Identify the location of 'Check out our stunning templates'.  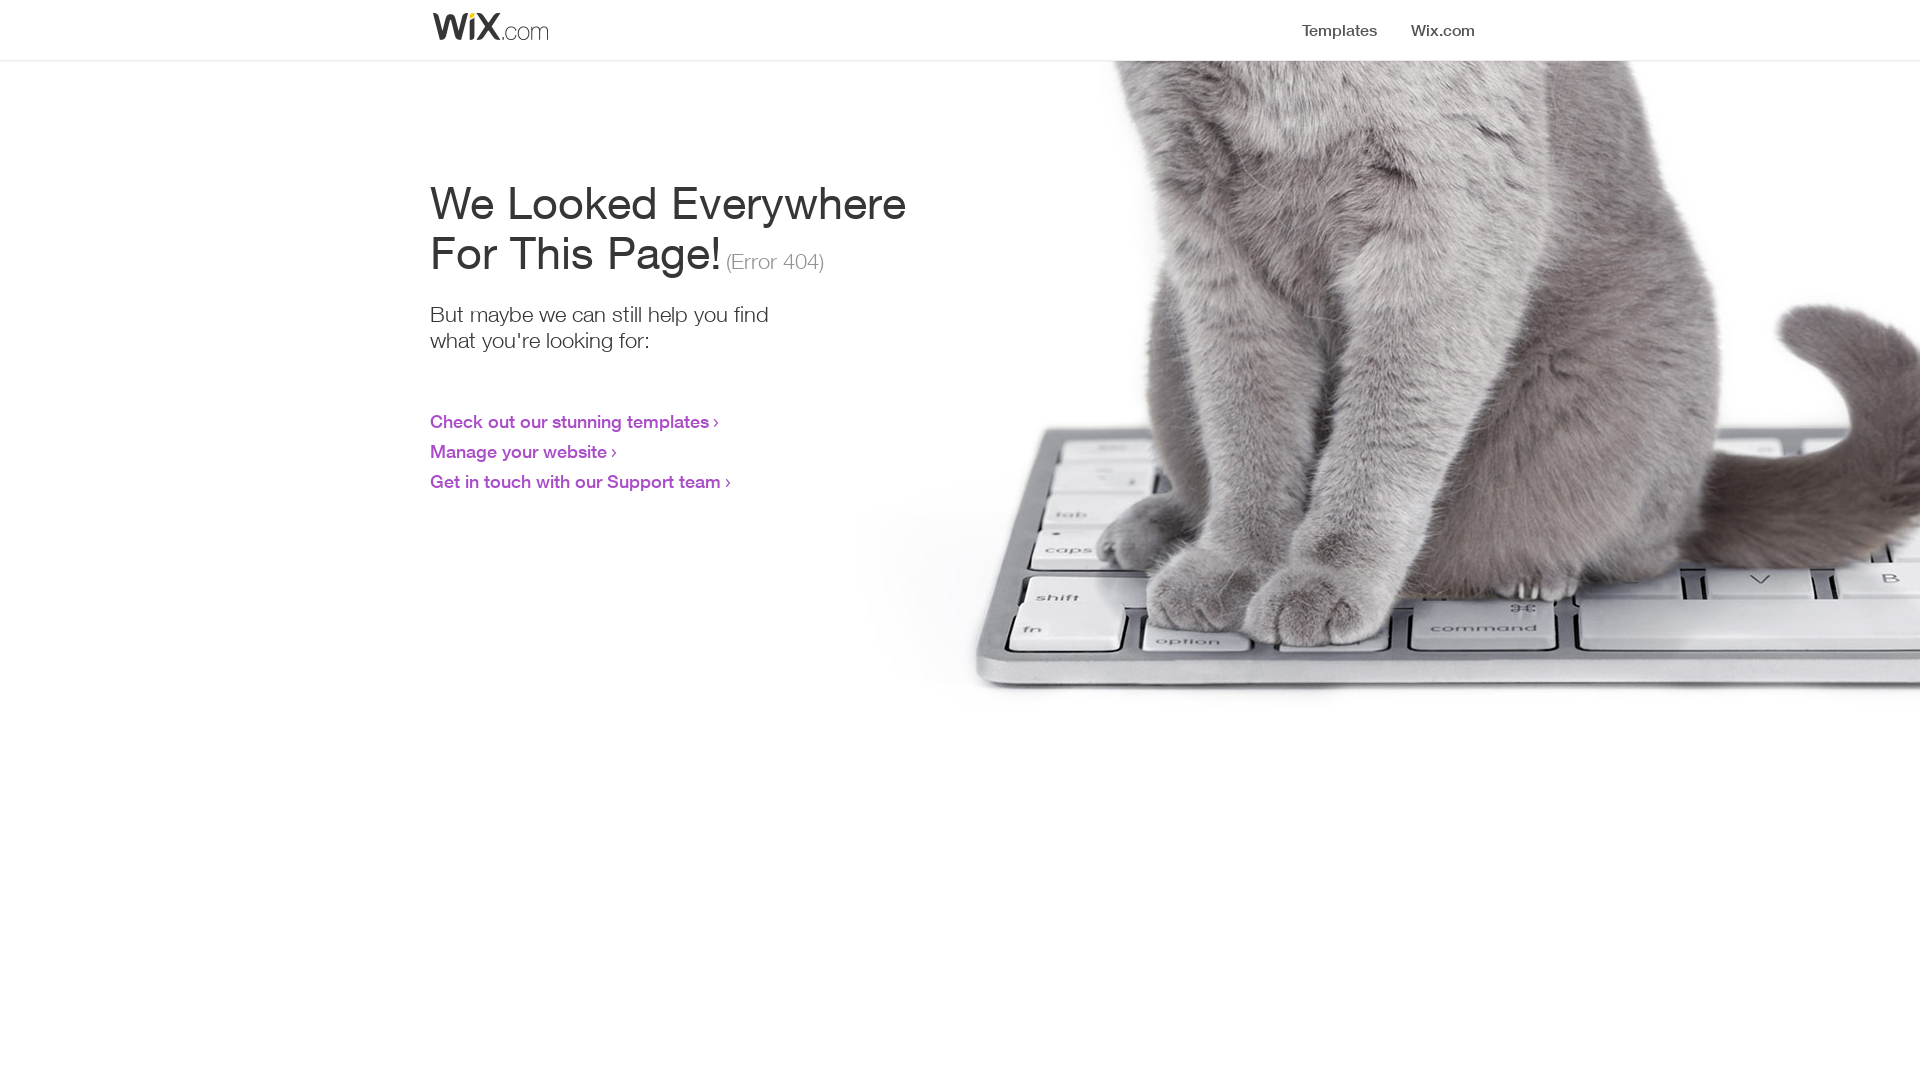
(568, 419).